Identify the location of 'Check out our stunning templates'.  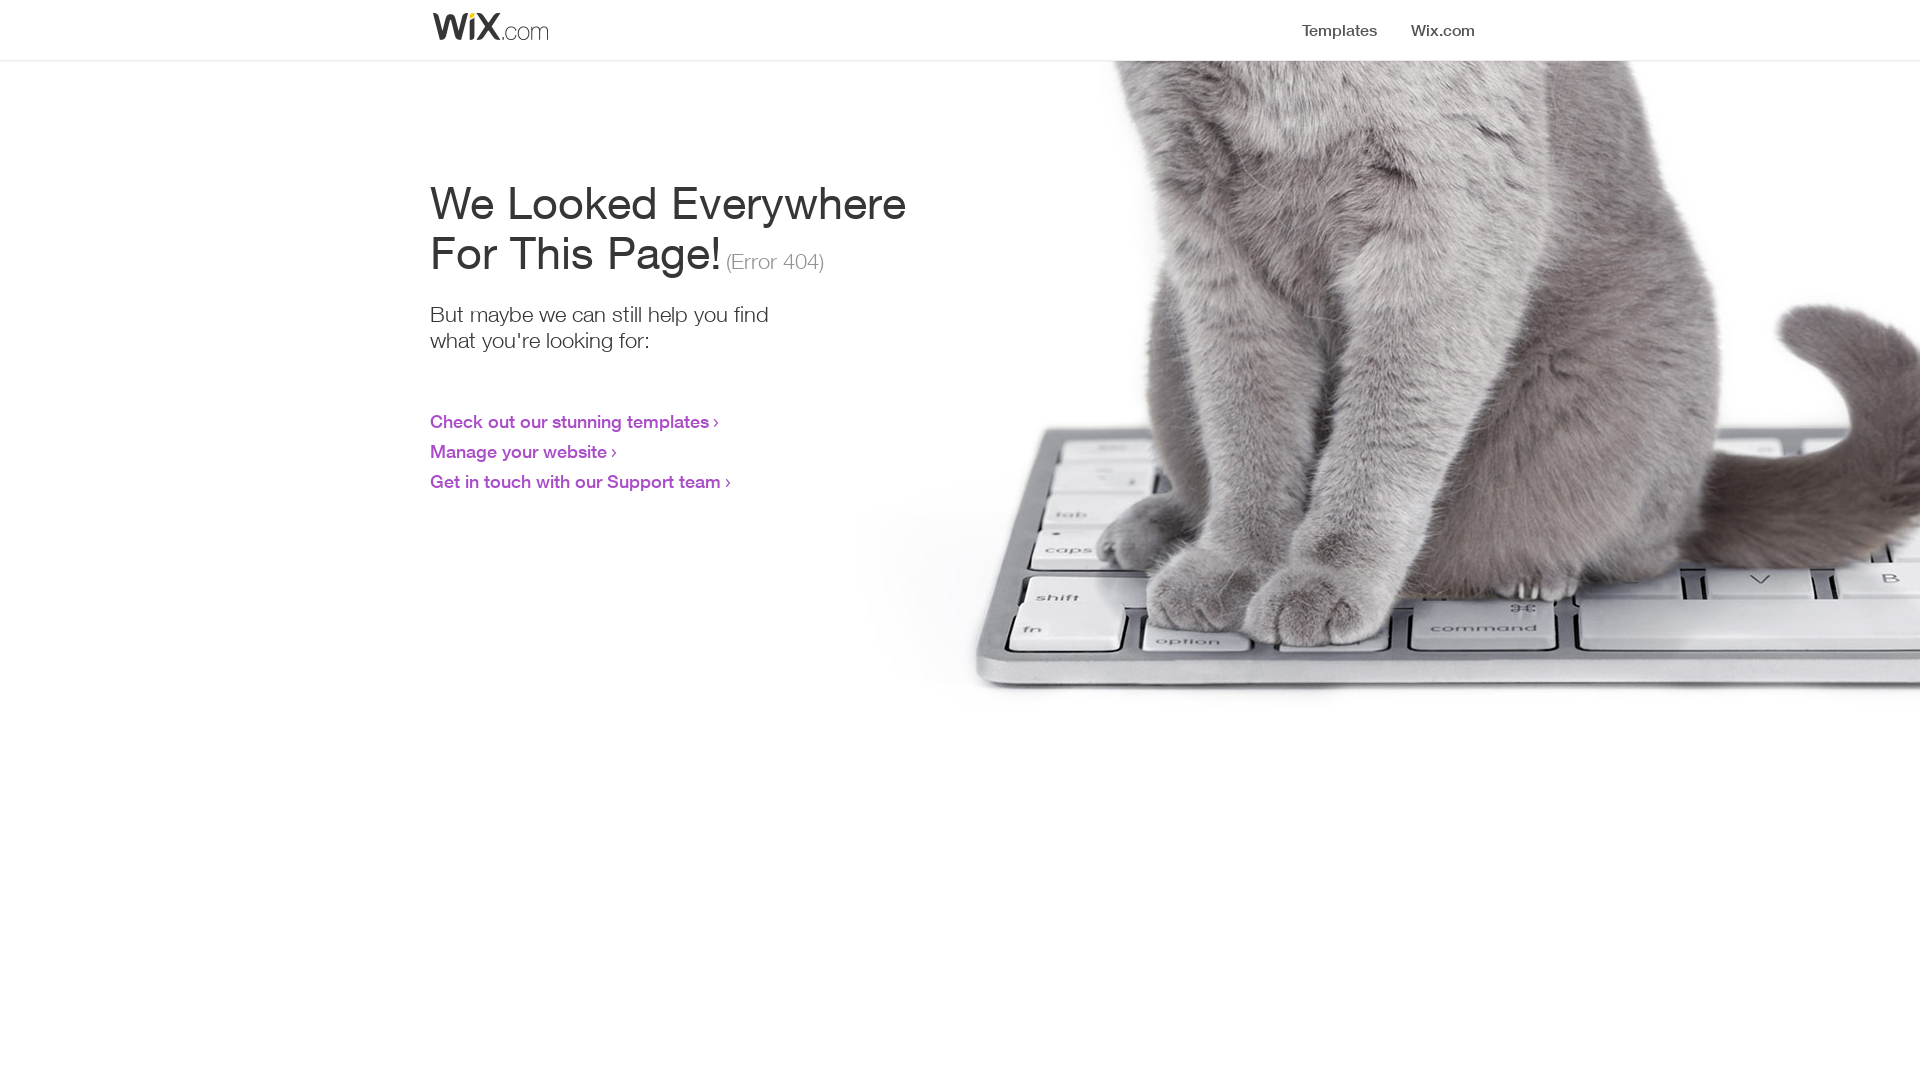
(568, 419).